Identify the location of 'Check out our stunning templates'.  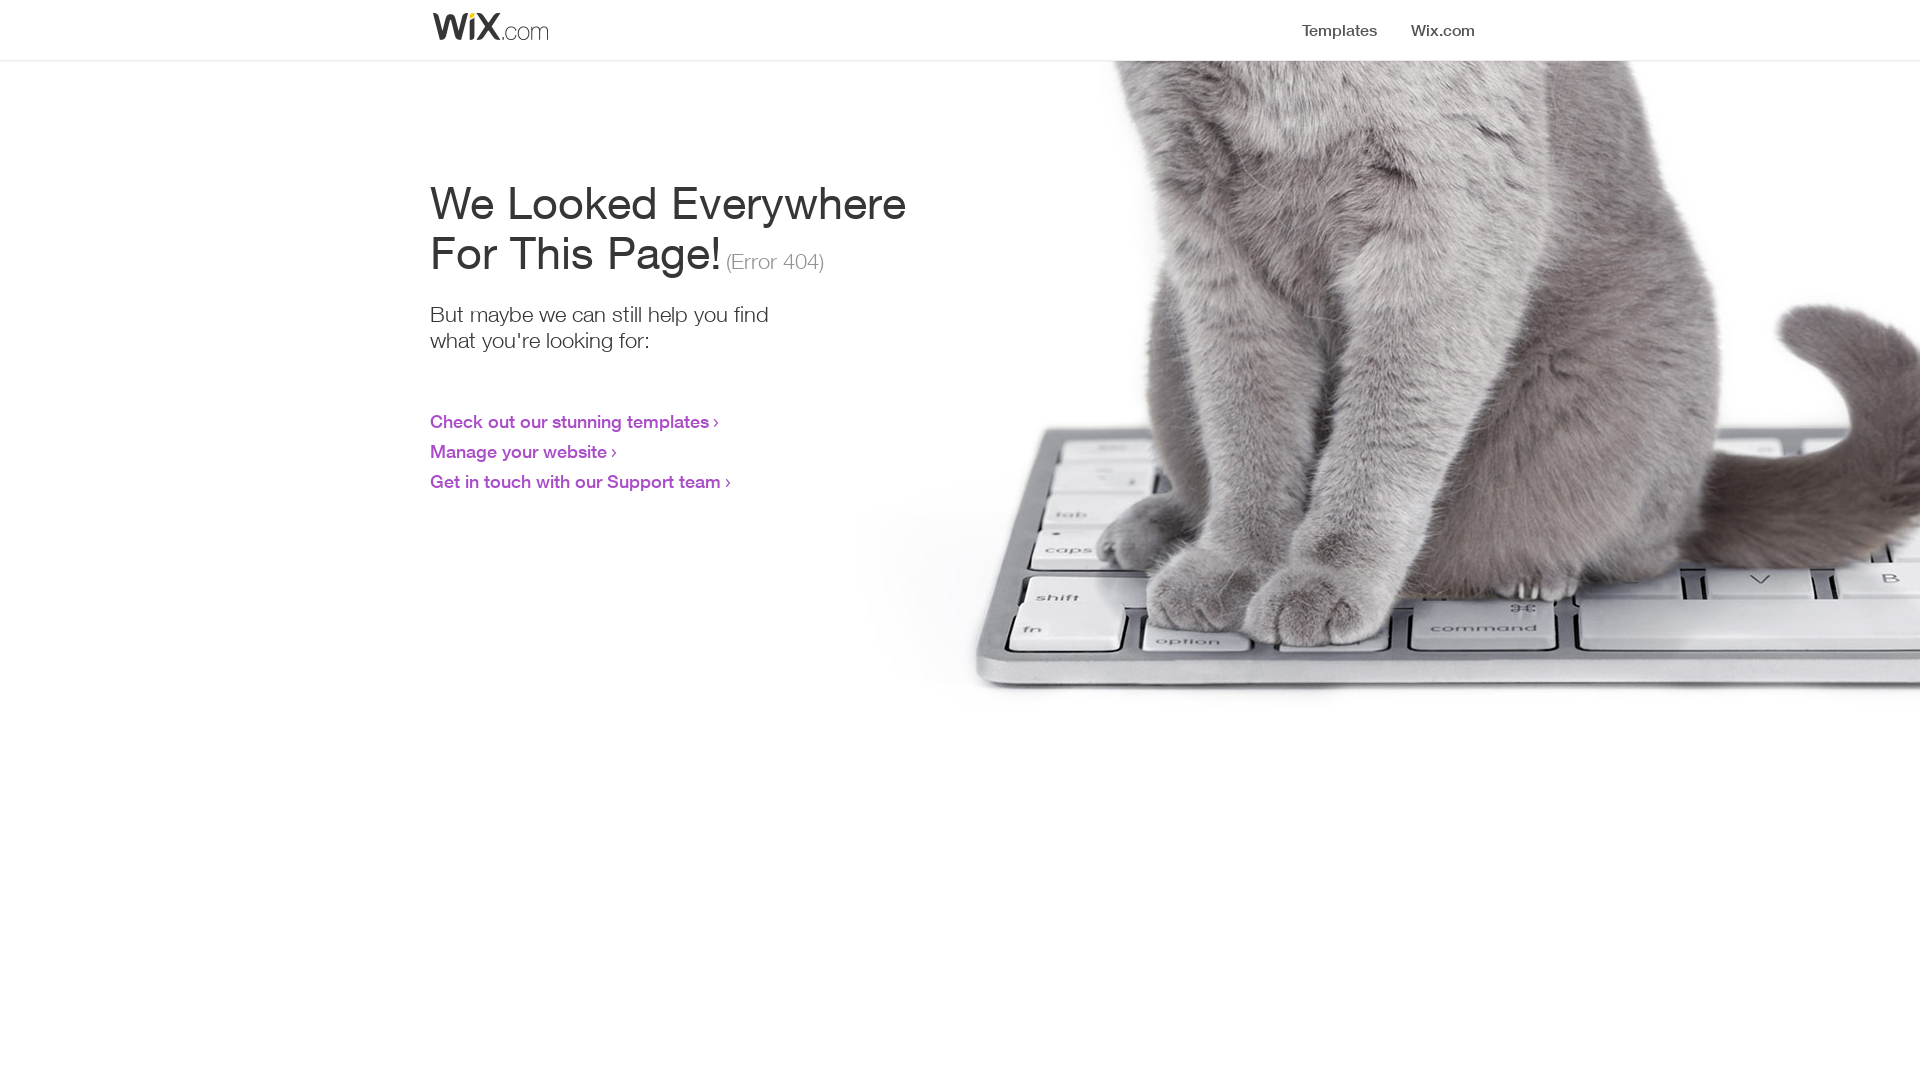
(568, 419).